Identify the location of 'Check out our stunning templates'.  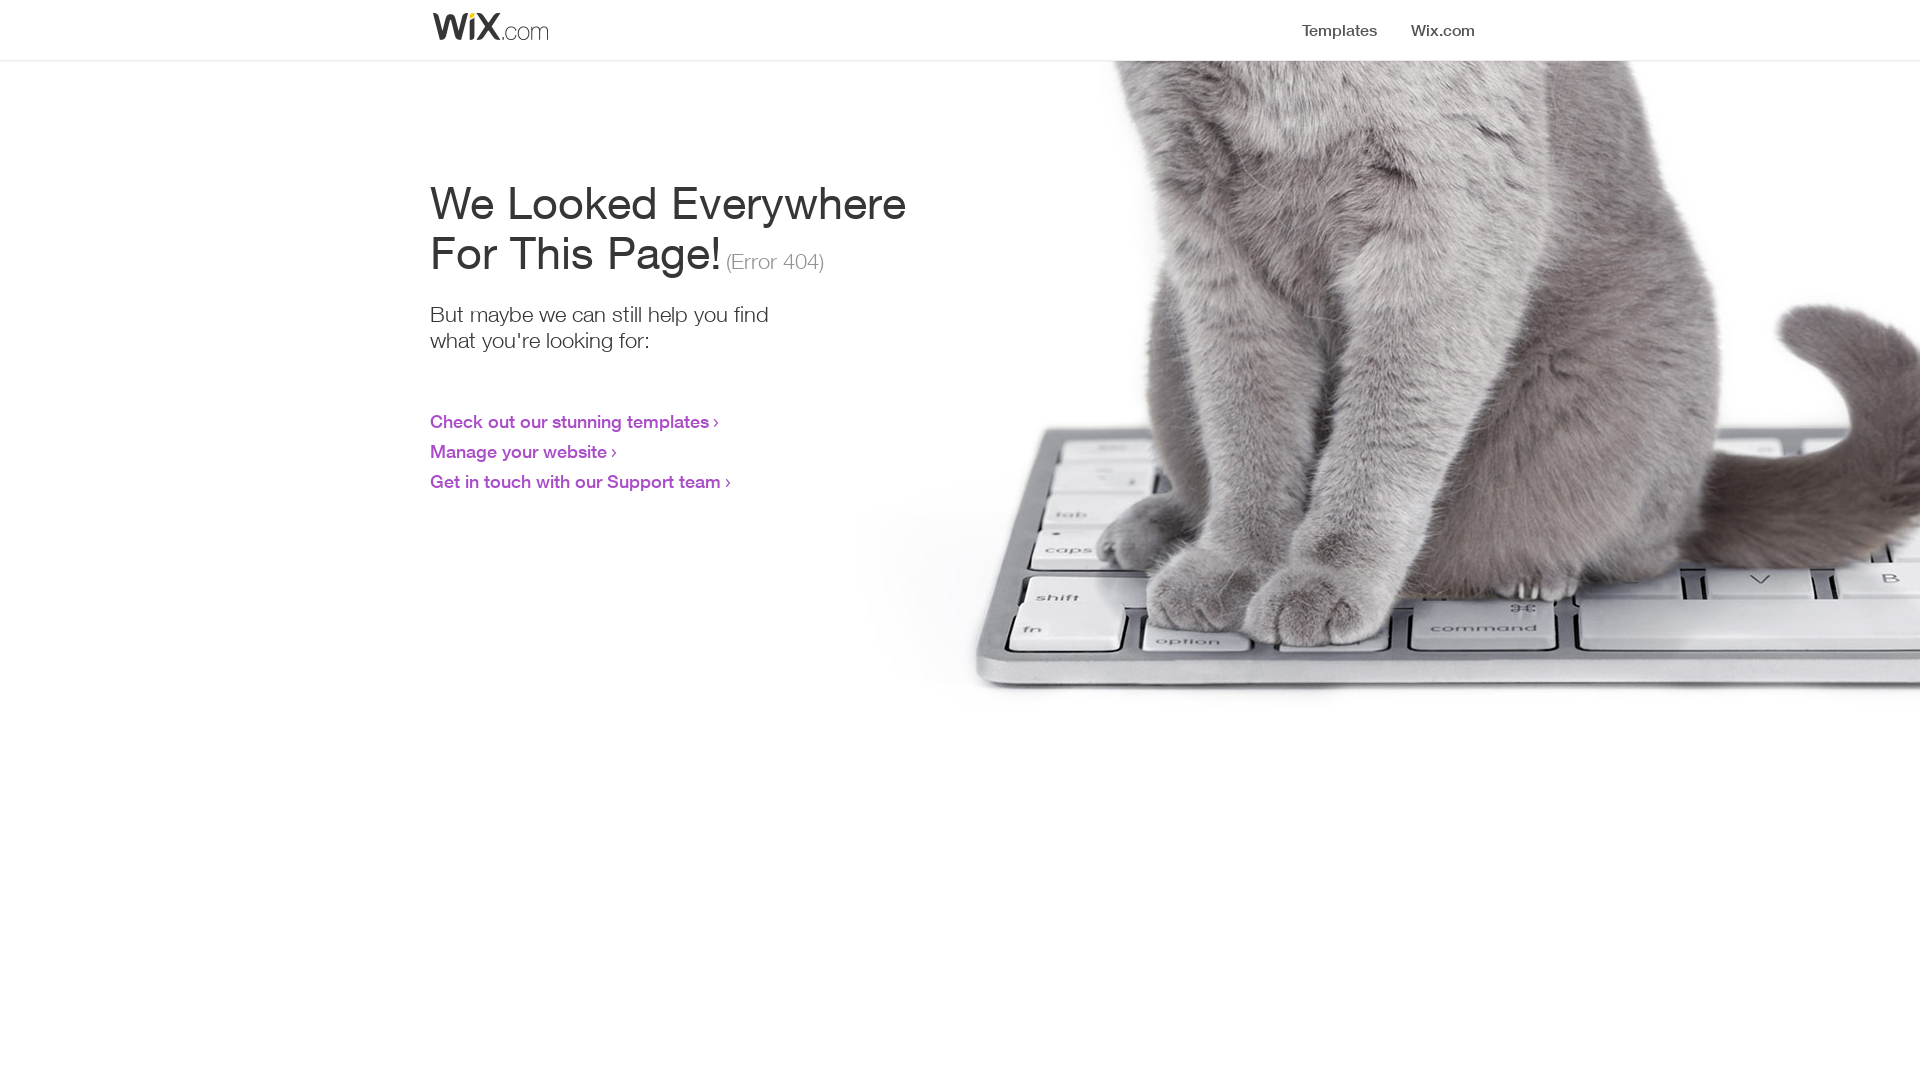
(568, 419).